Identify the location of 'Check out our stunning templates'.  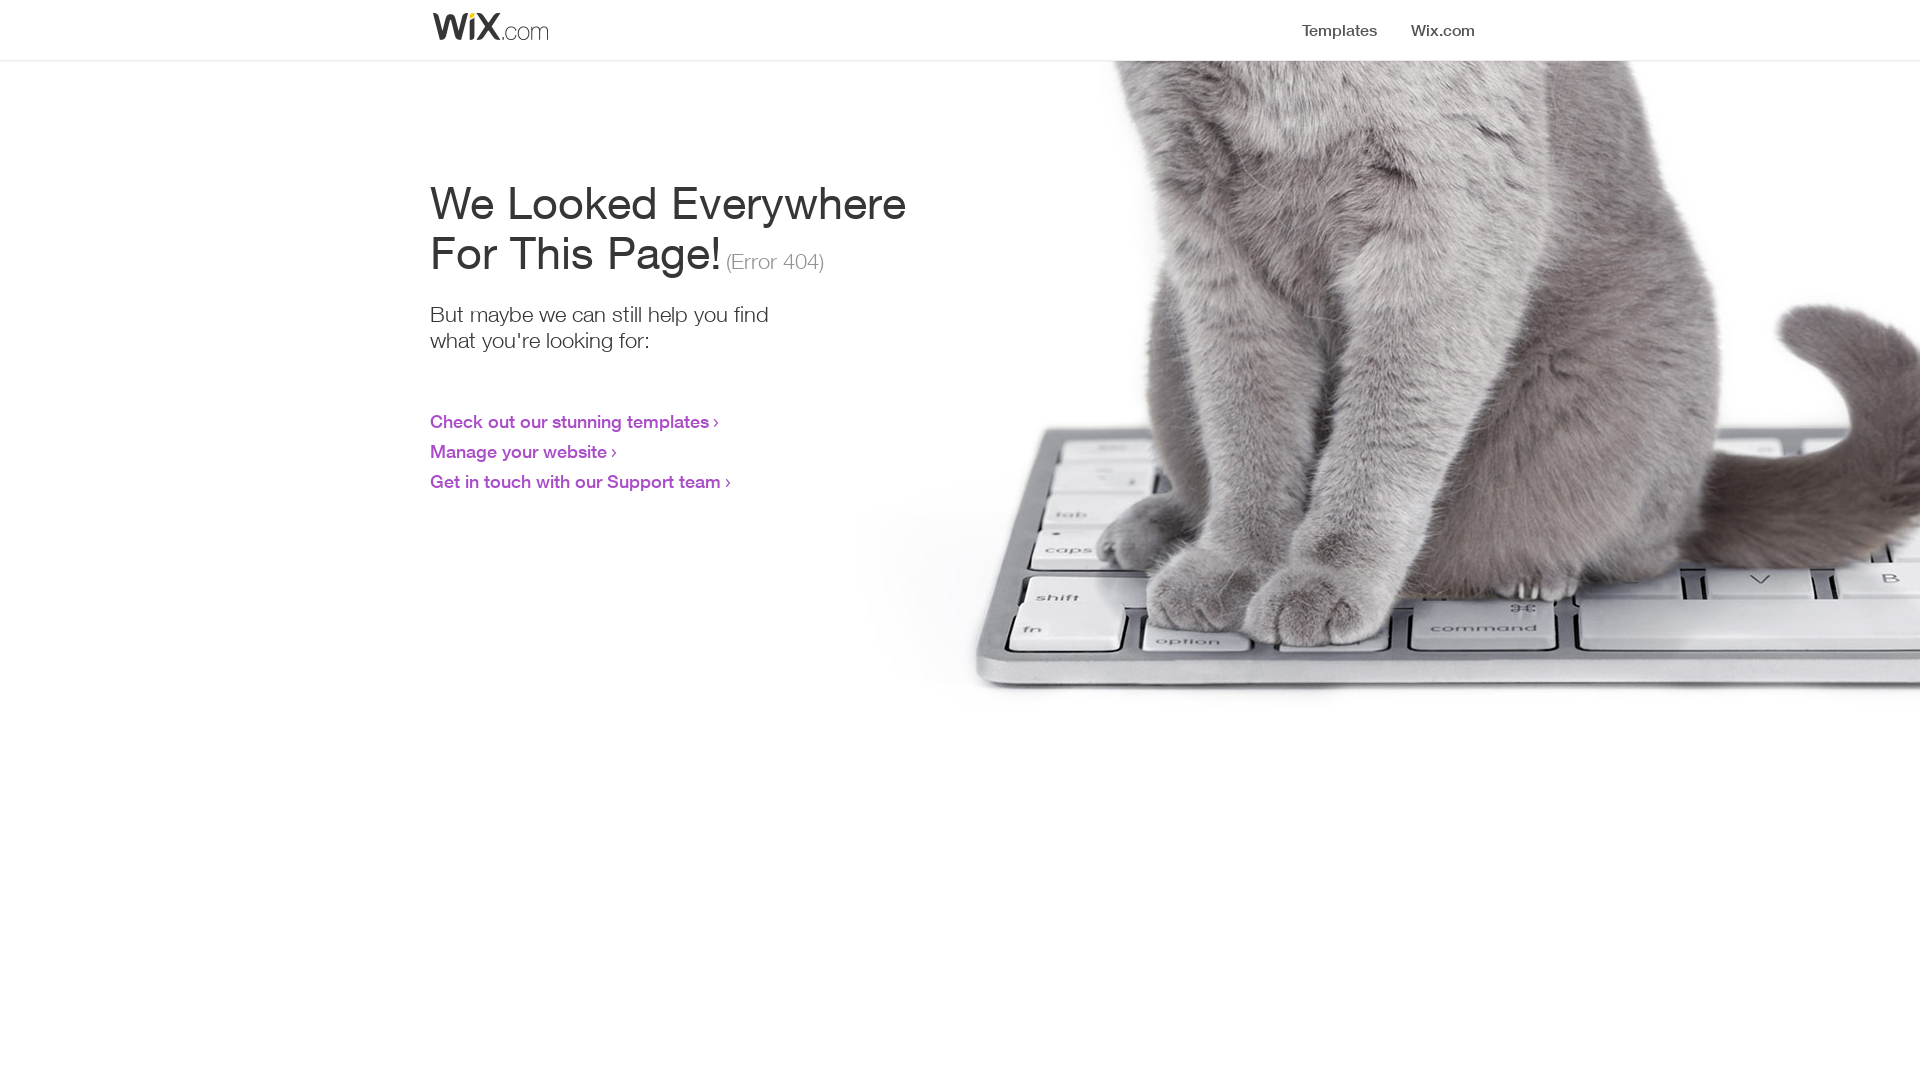
(568, 419).